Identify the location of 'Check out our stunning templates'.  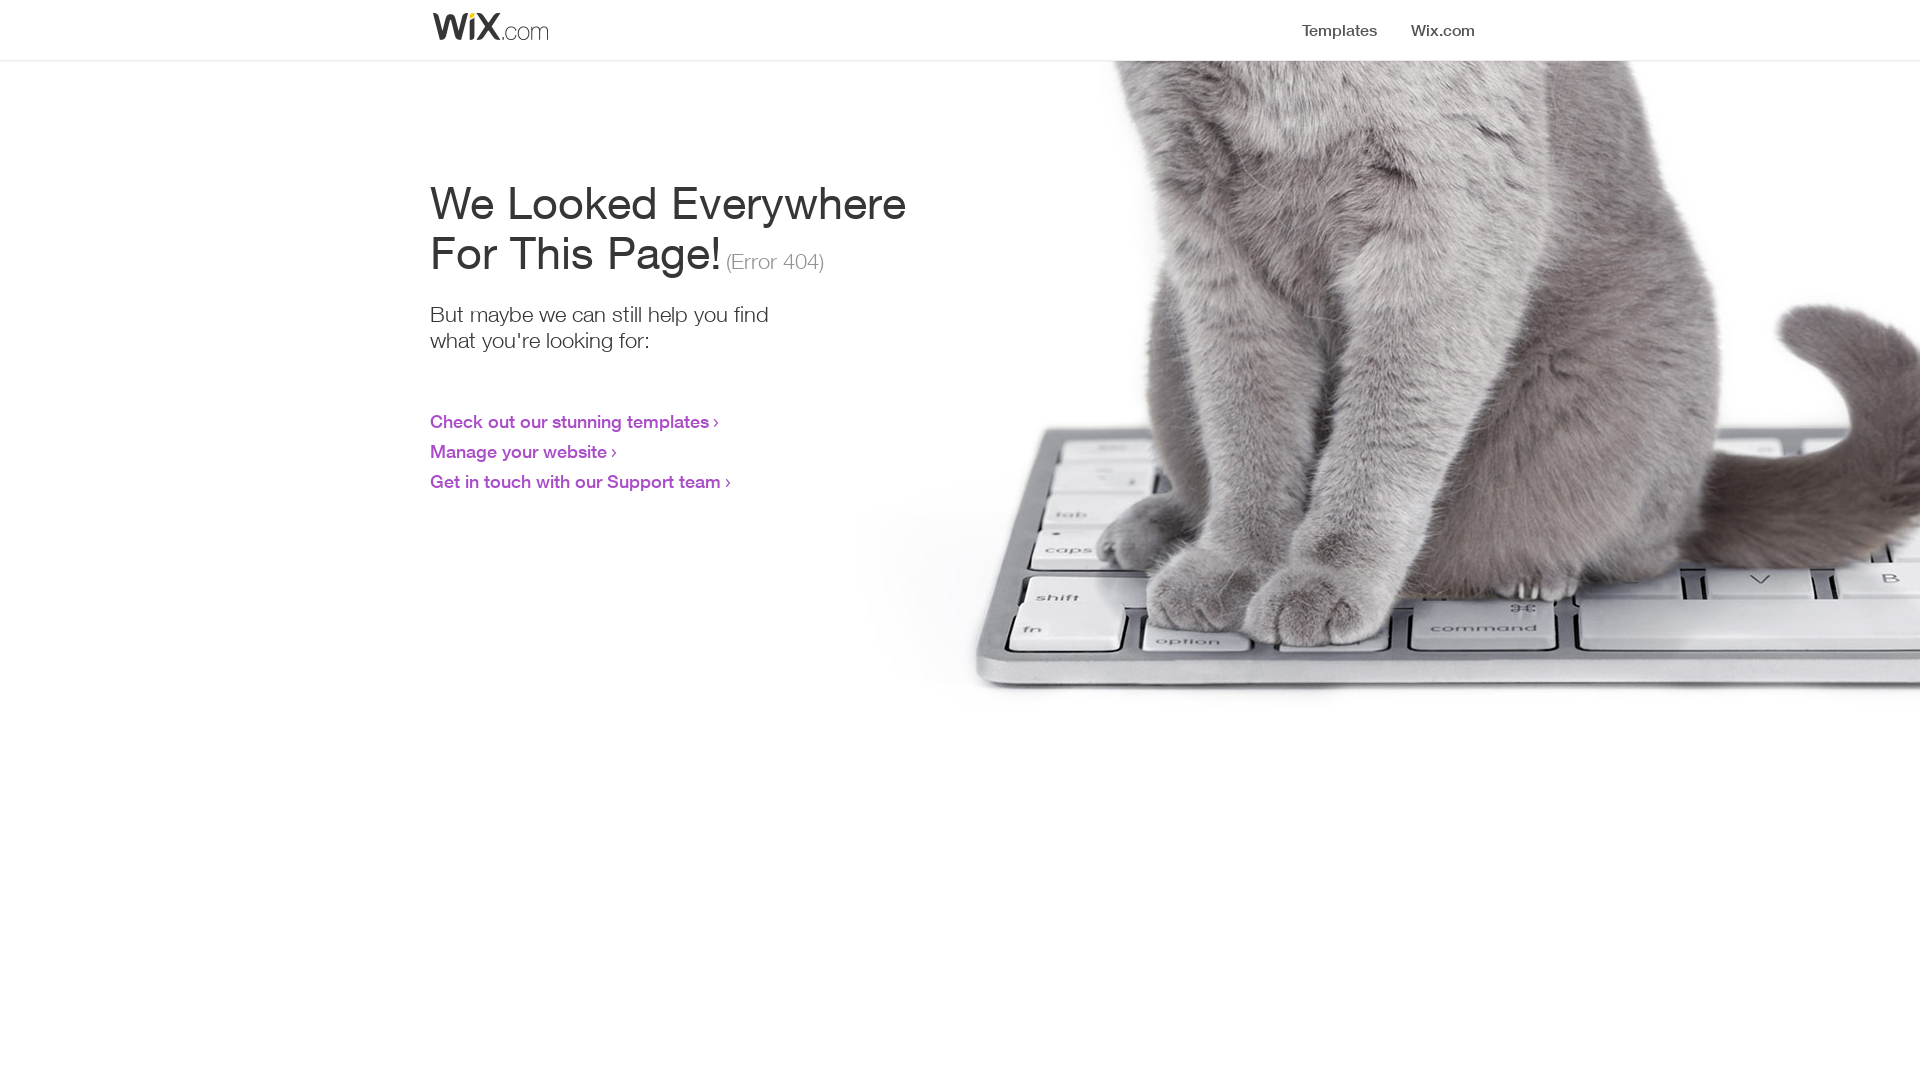
(568, 419).